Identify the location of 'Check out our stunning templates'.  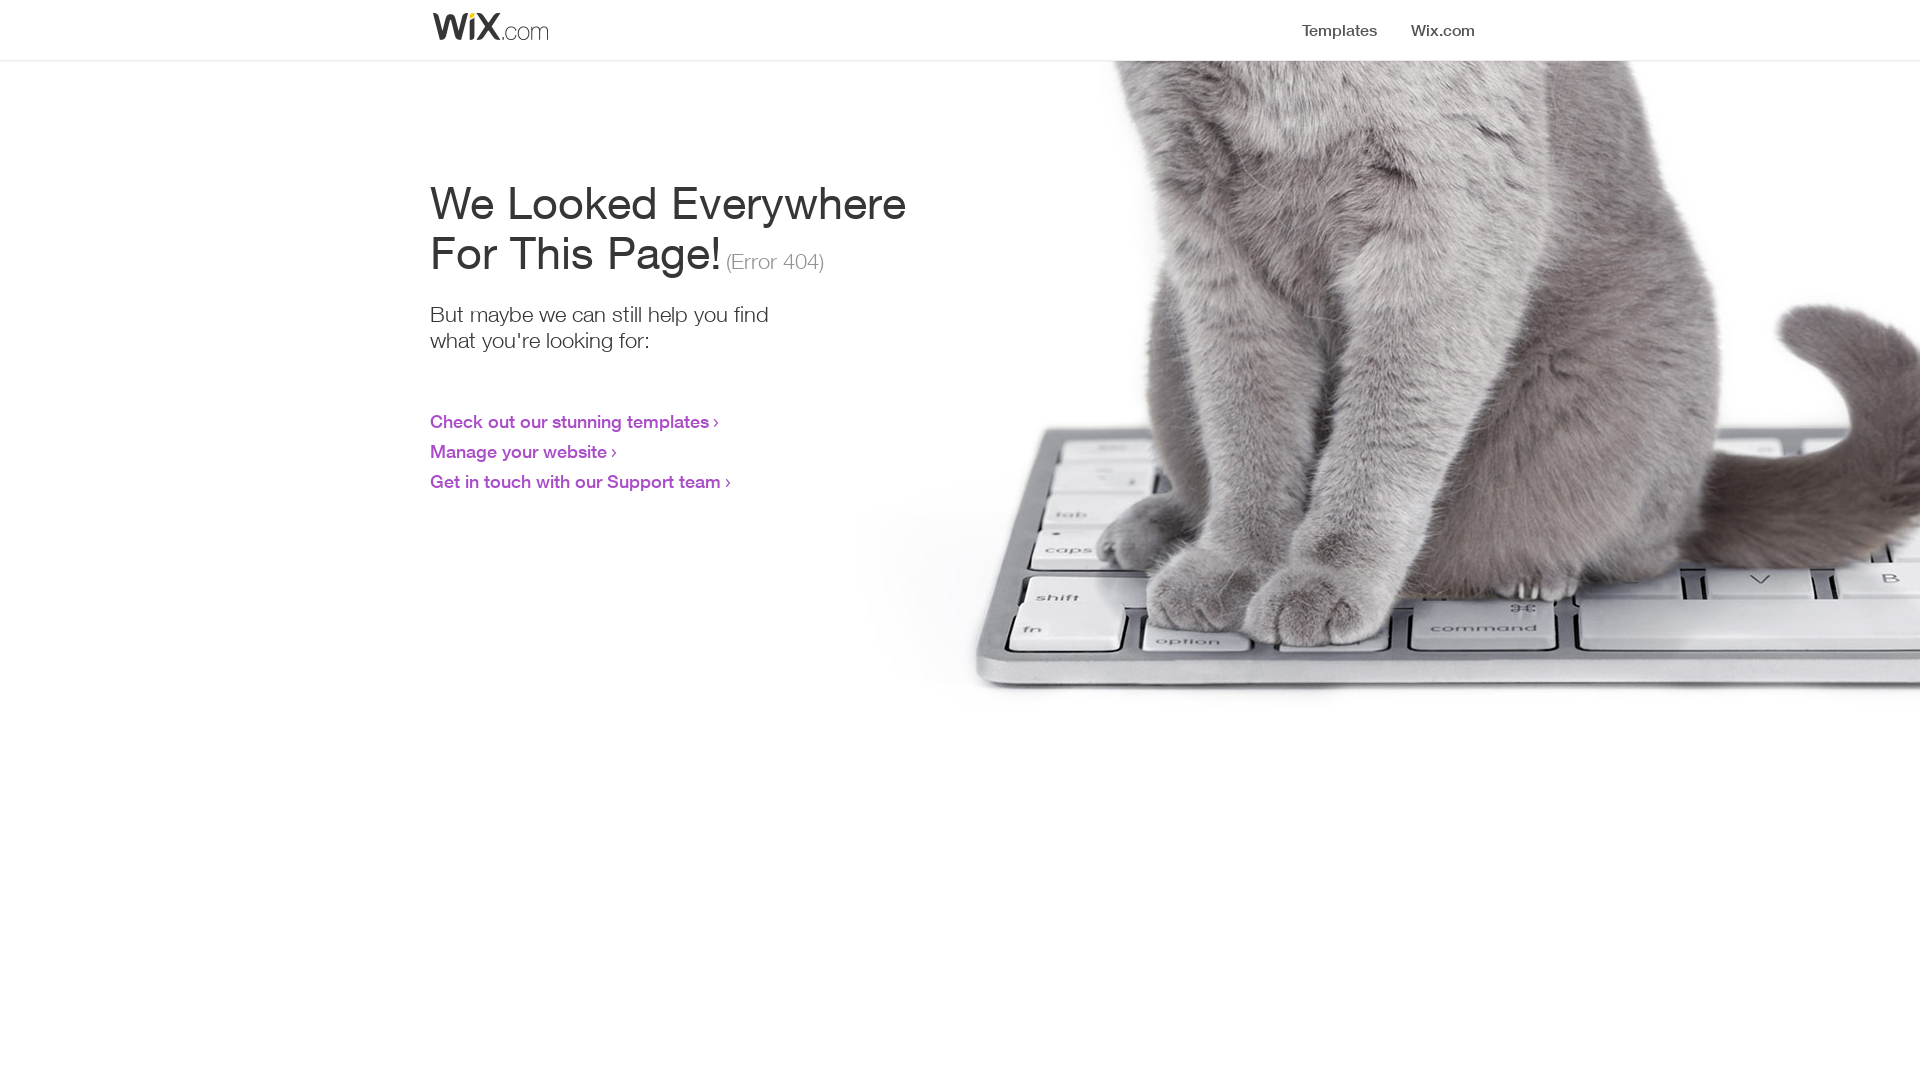
(568, 419).